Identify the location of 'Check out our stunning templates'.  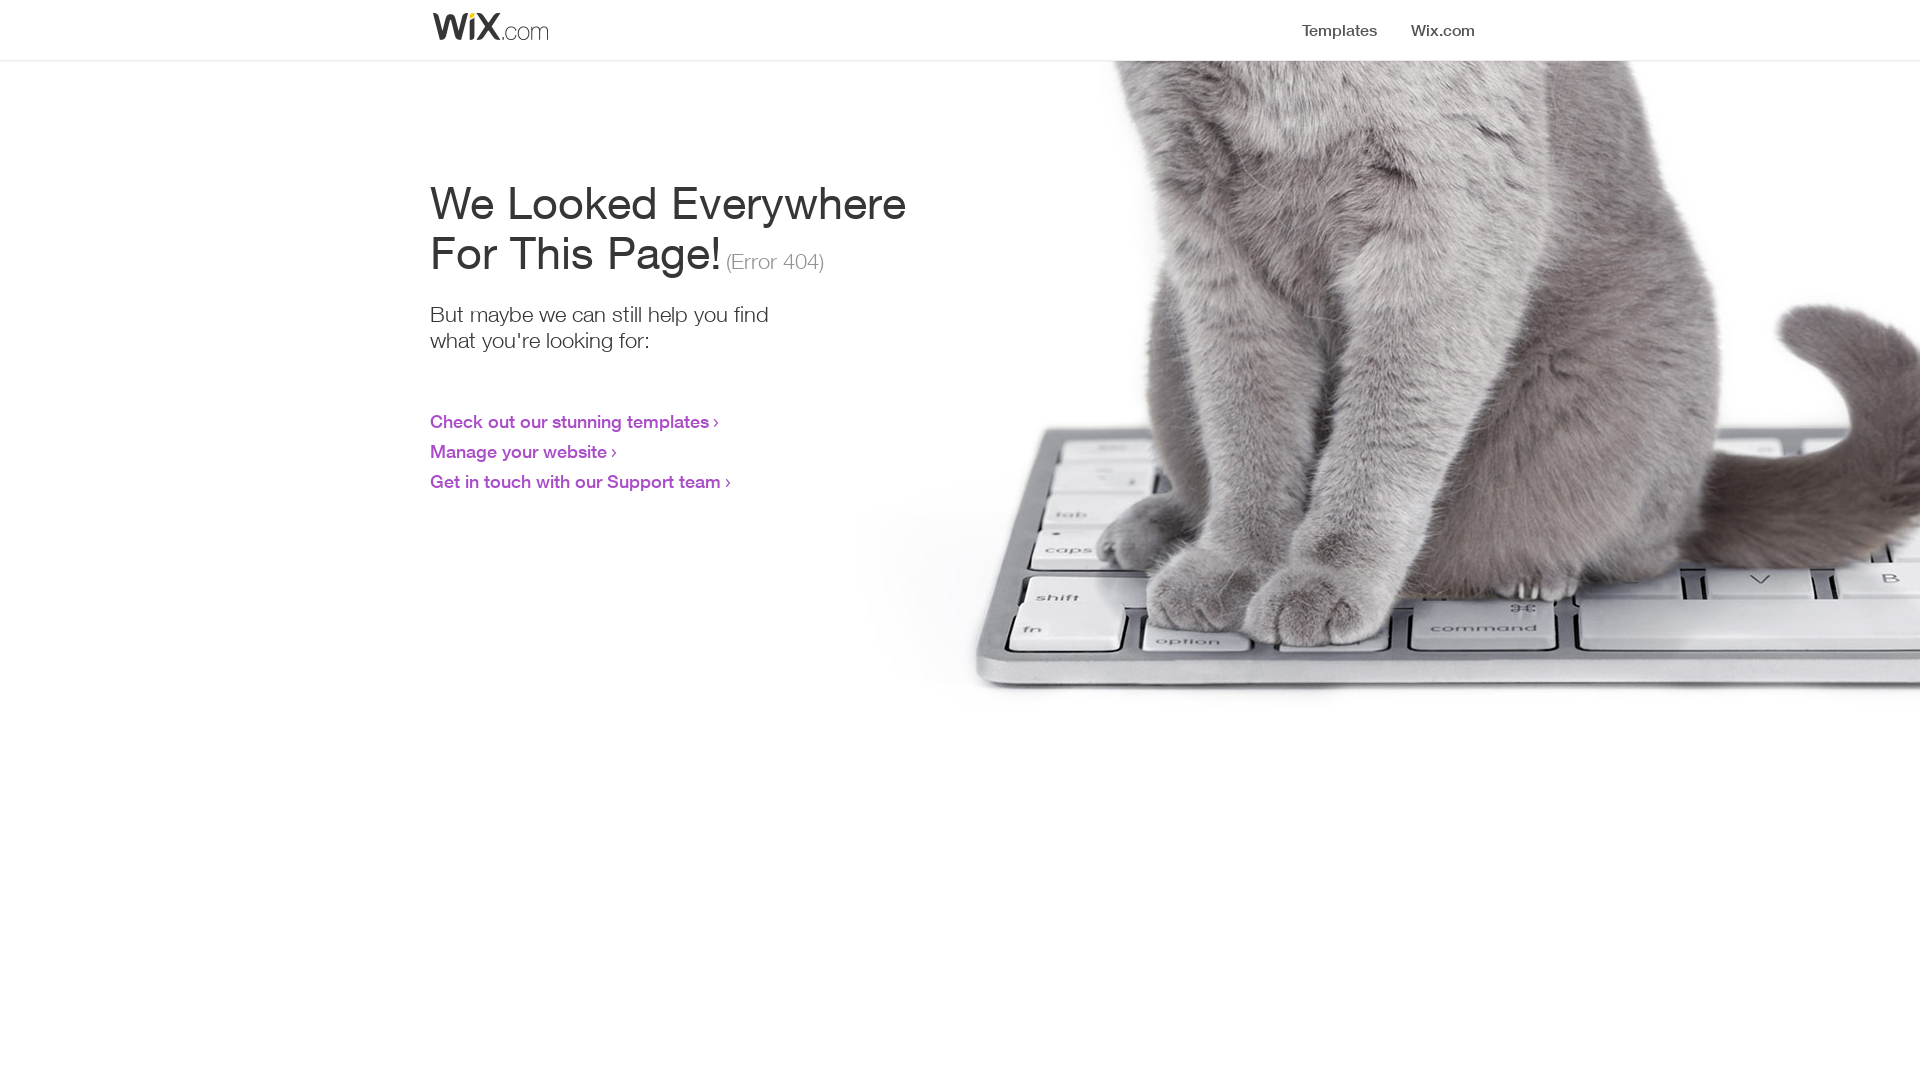
(568, 419).